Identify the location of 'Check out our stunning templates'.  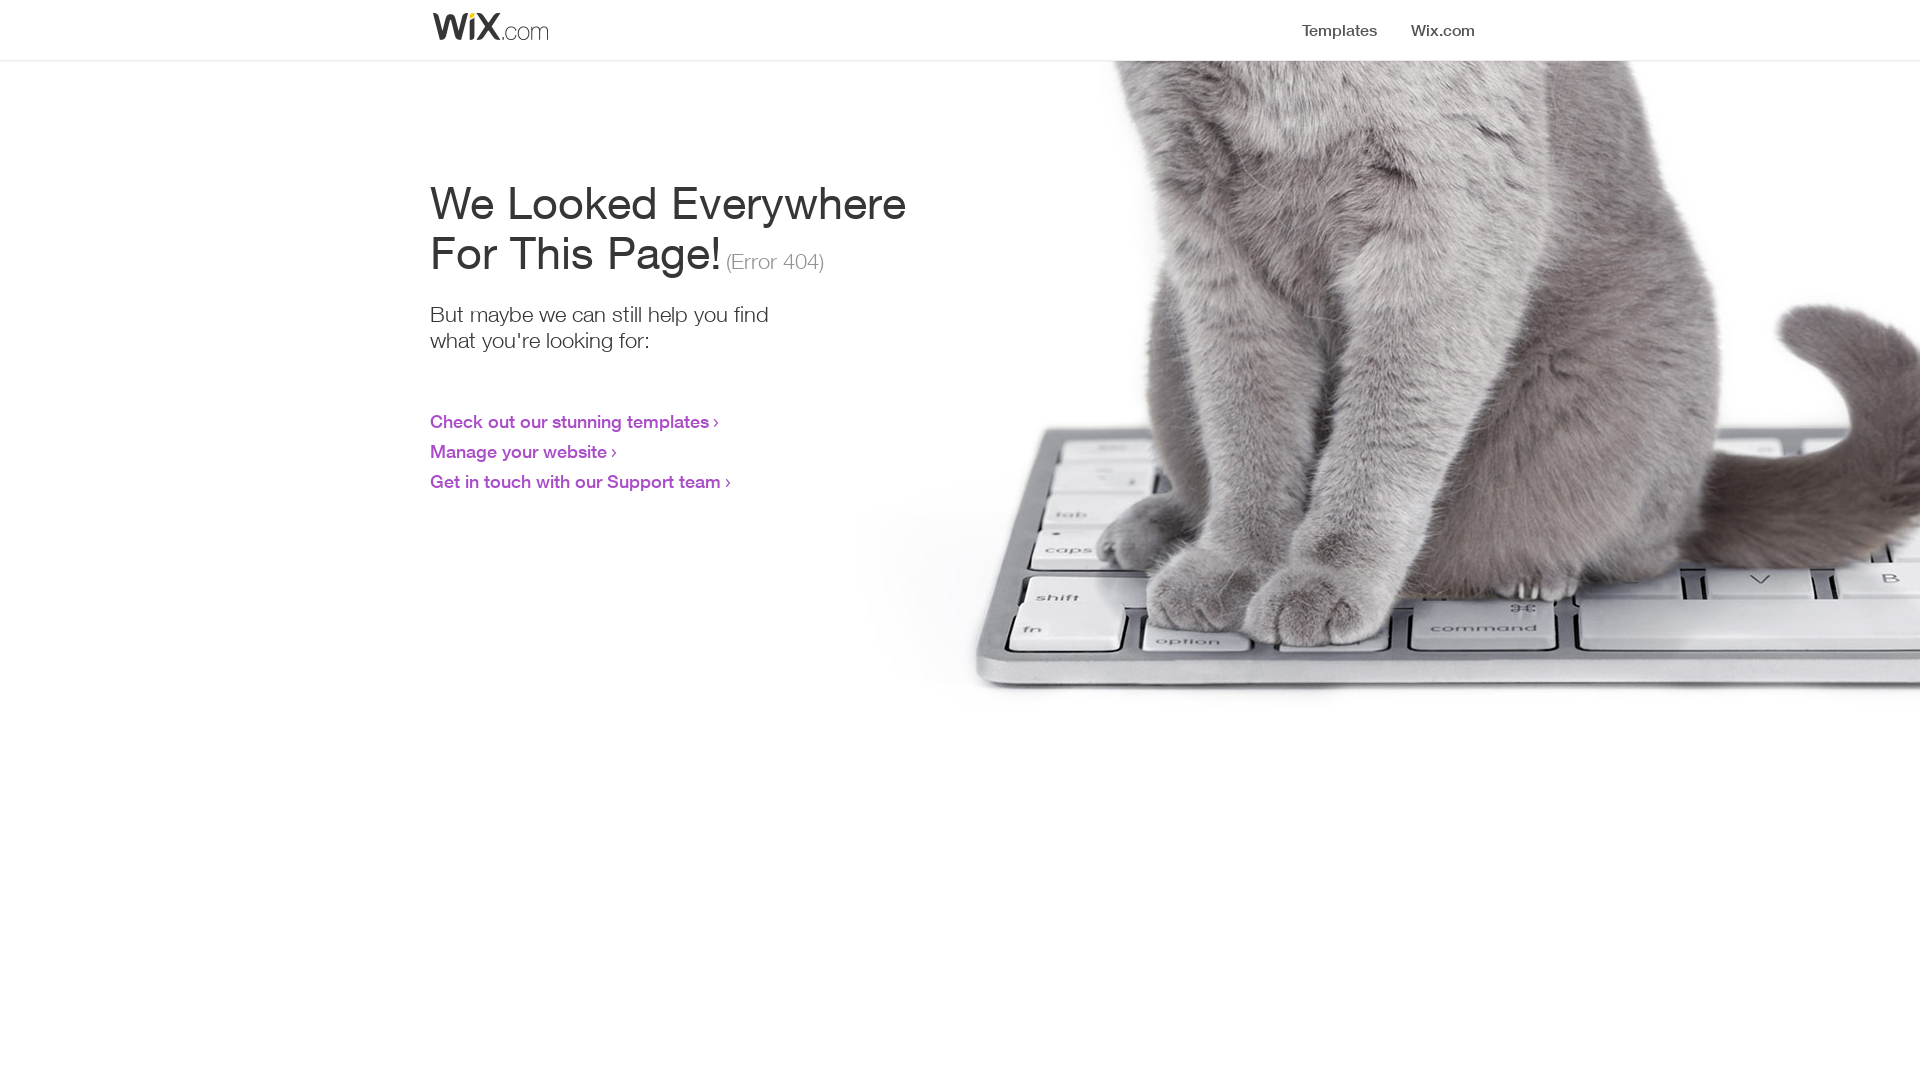
(568, 419).